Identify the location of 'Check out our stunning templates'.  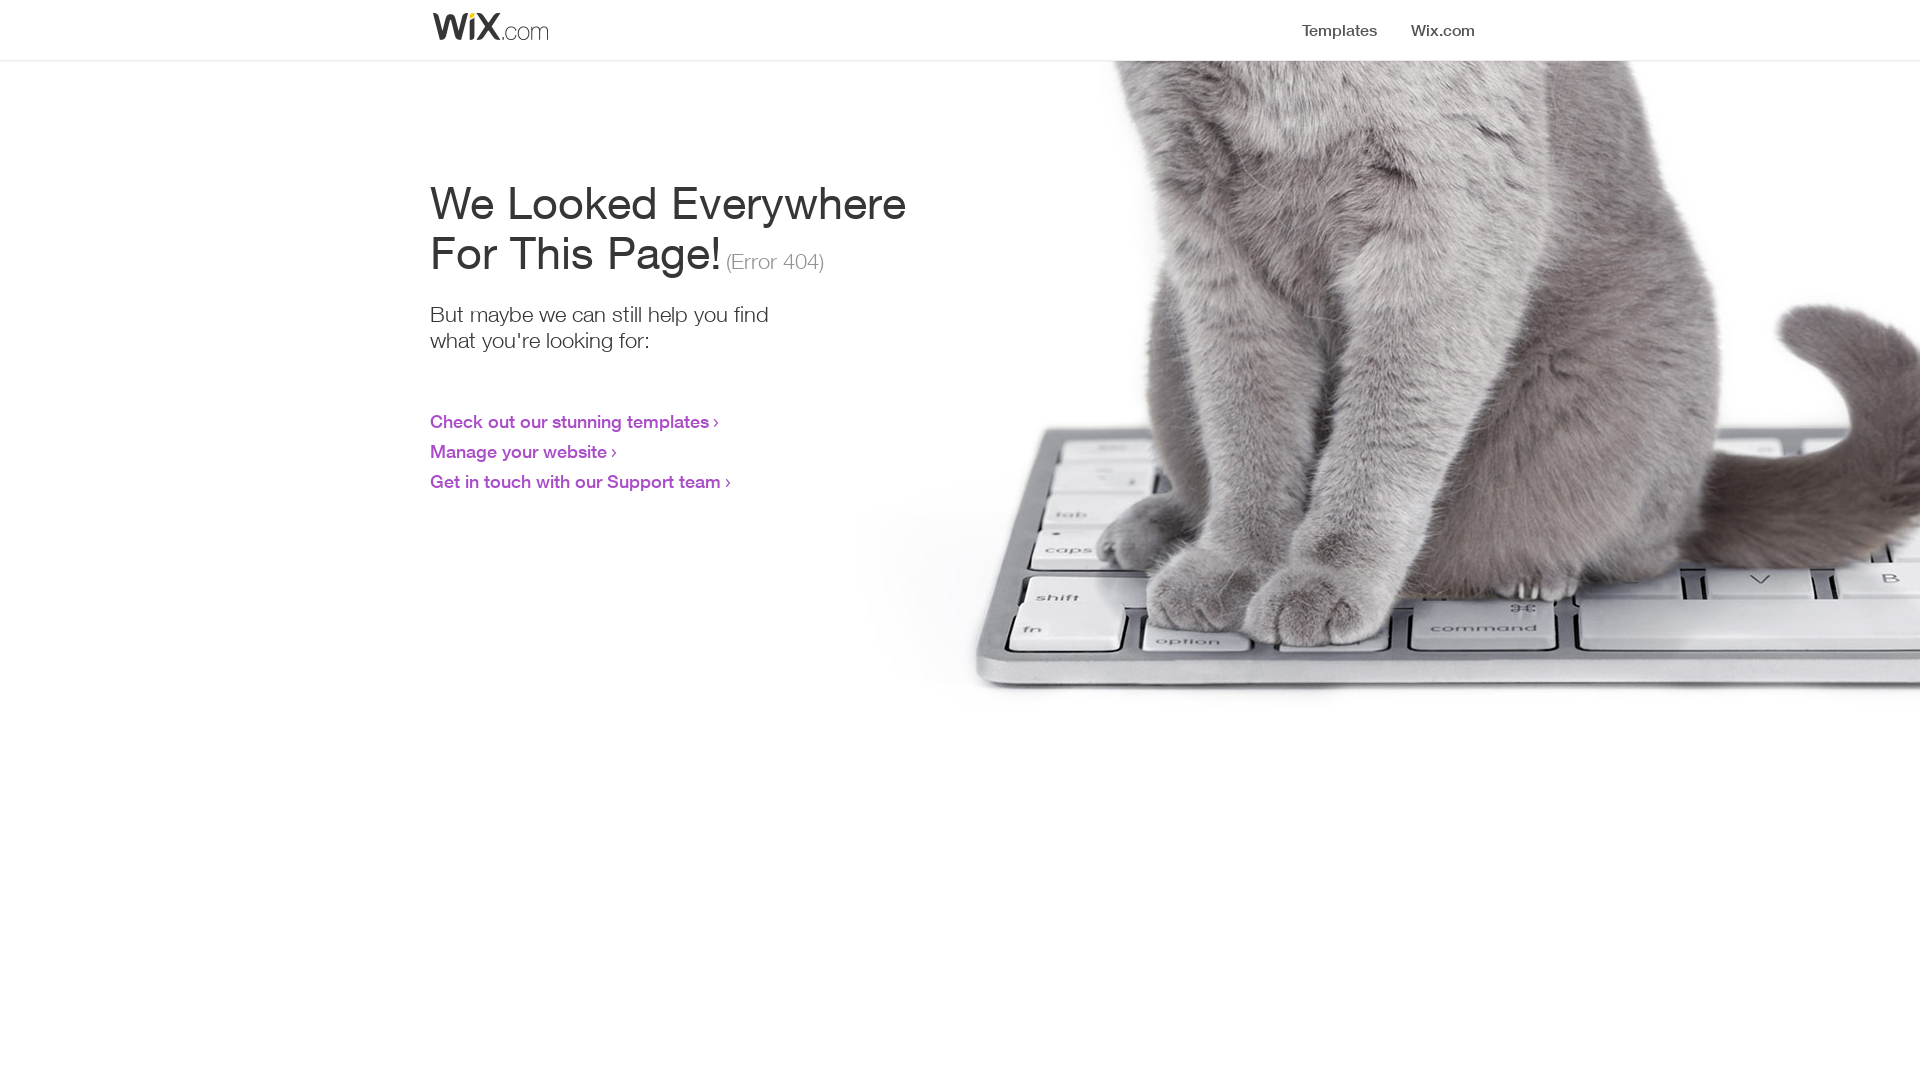
(568, 419).